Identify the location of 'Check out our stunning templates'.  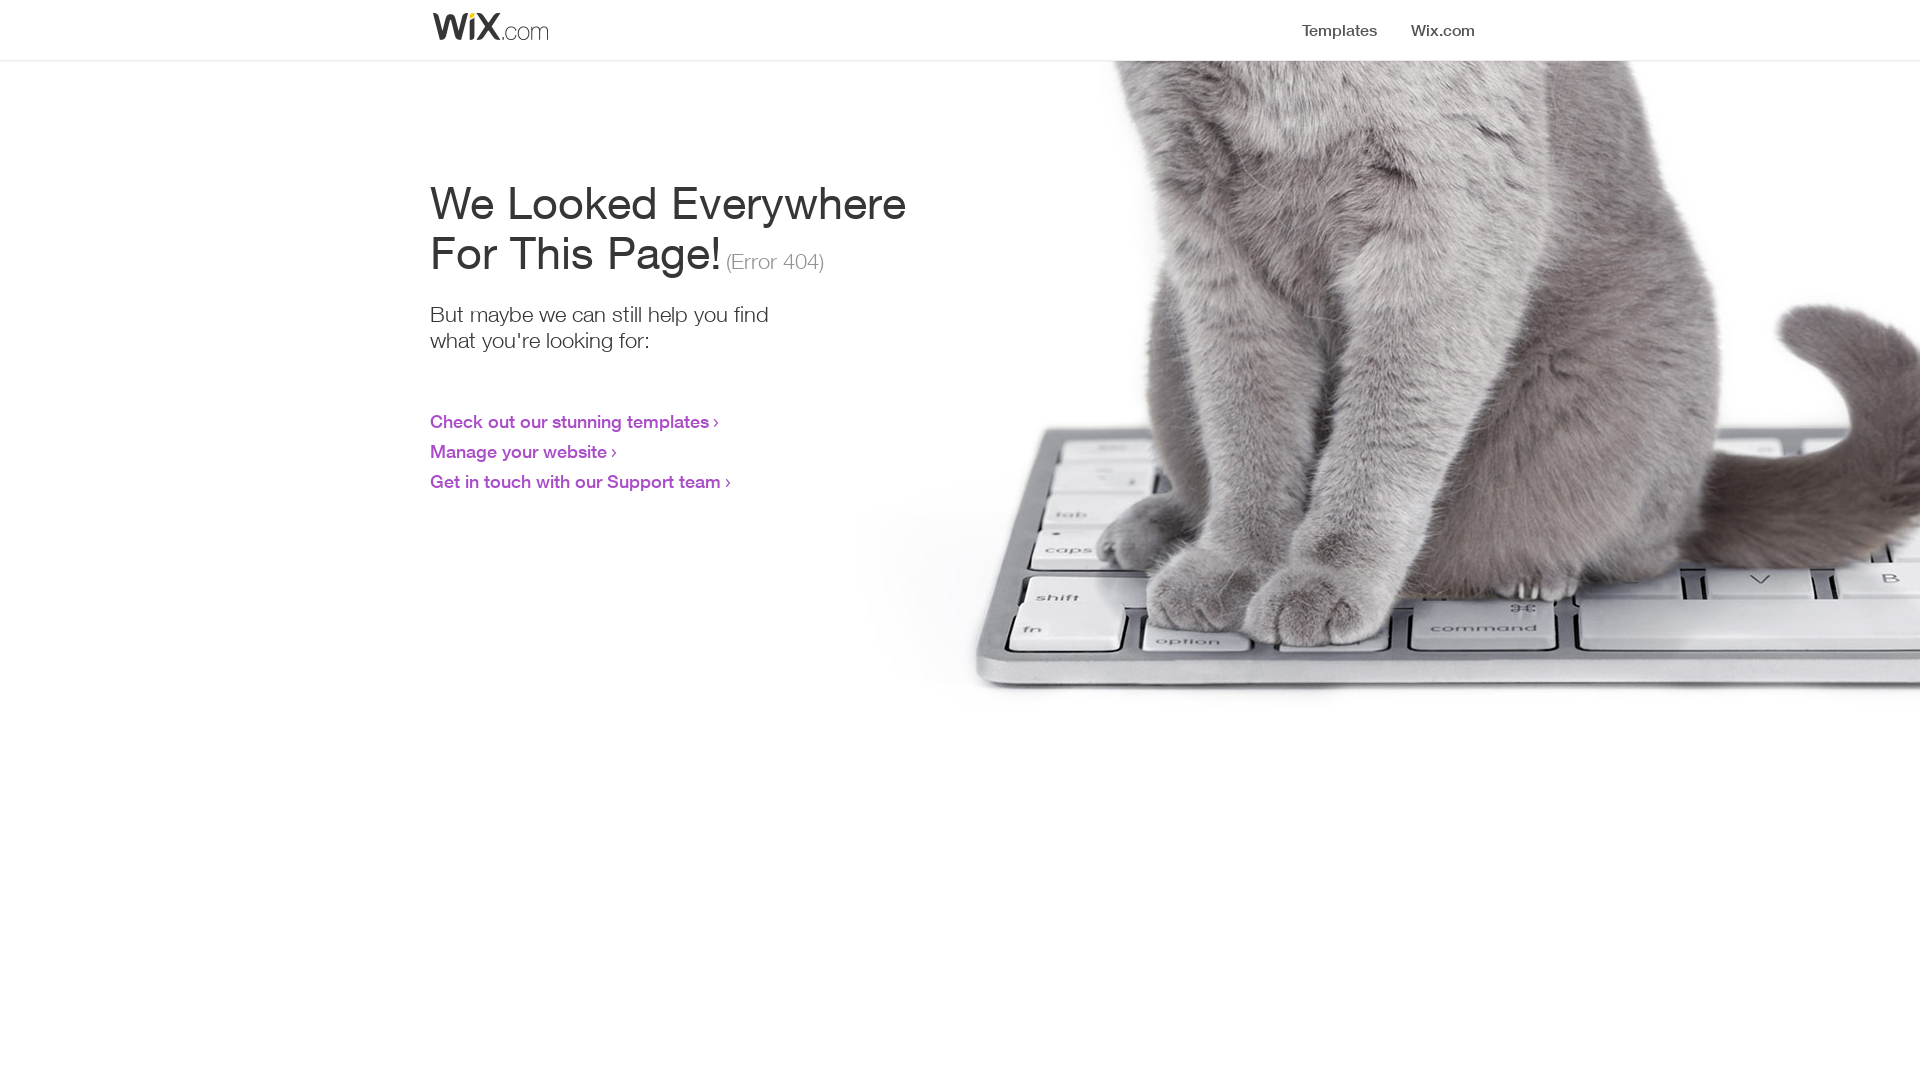
(568, 419).